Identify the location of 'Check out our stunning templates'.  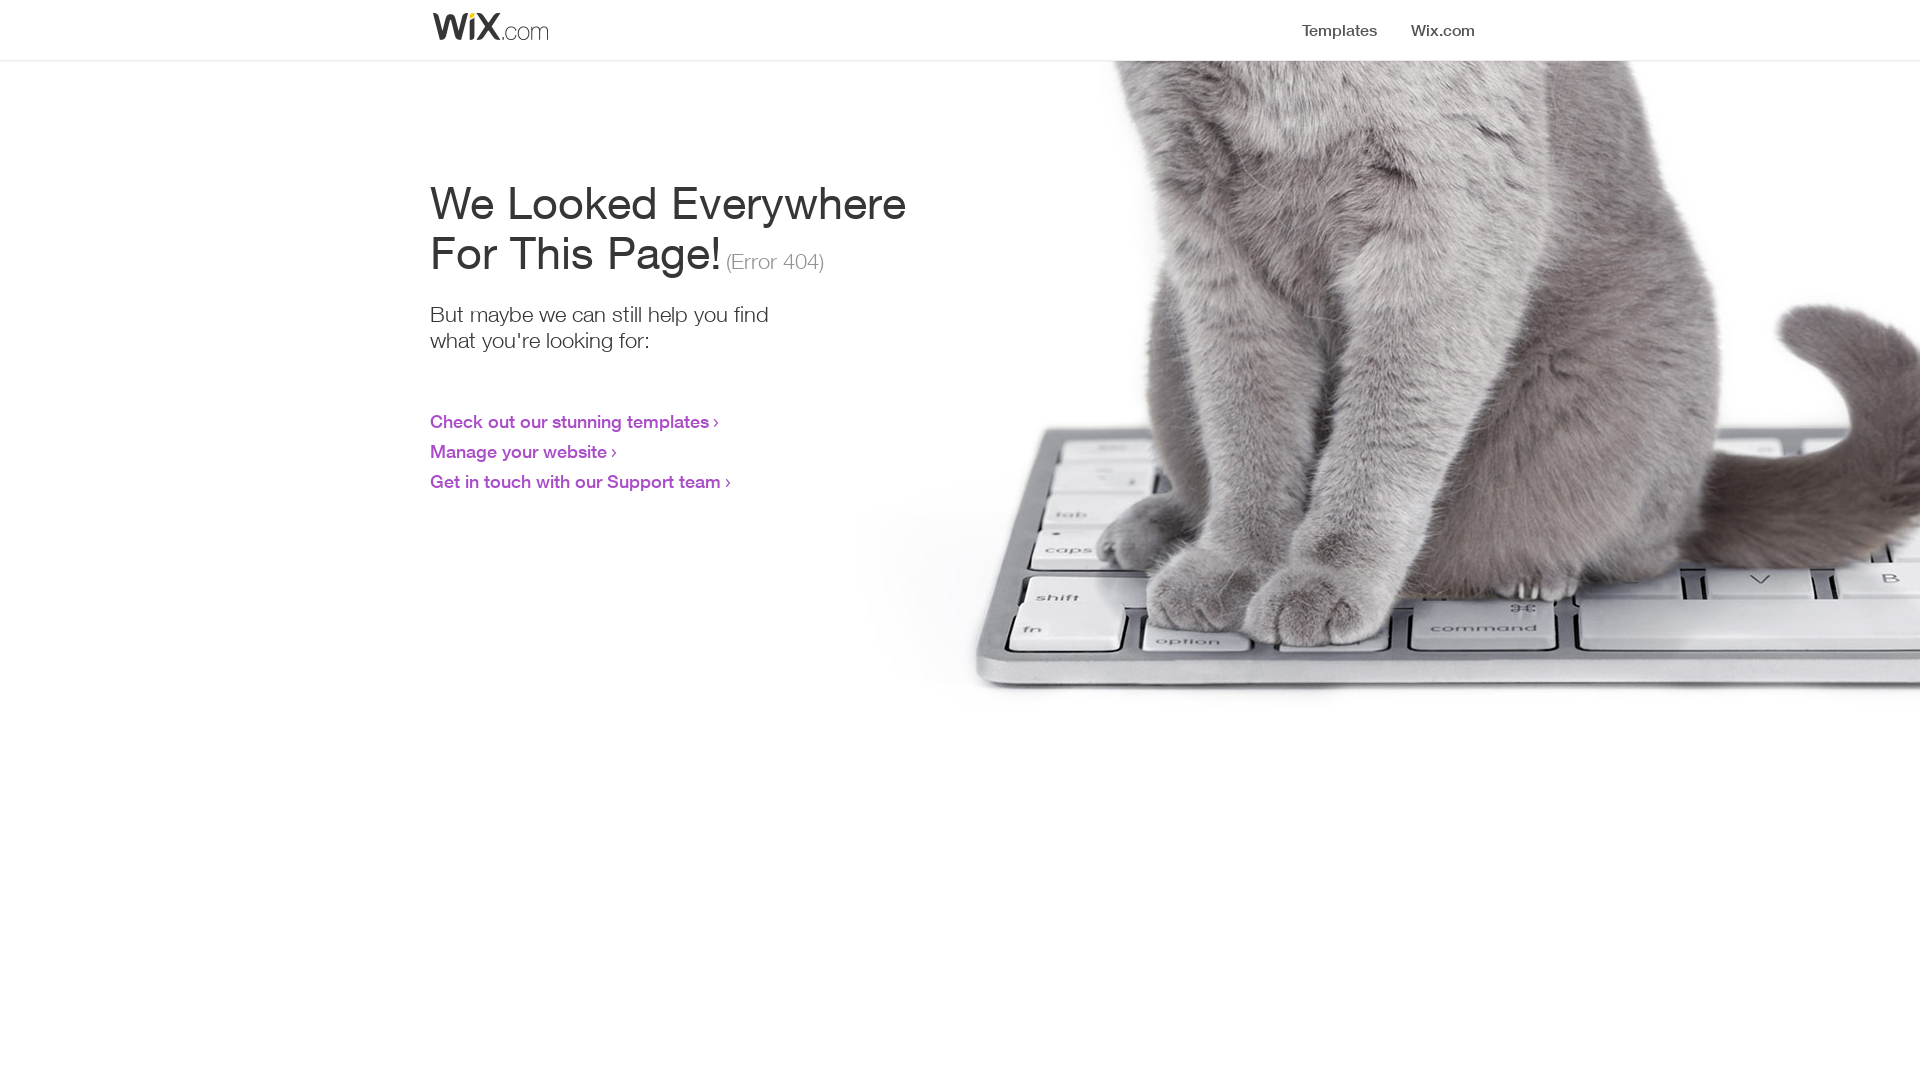
(568, 419).